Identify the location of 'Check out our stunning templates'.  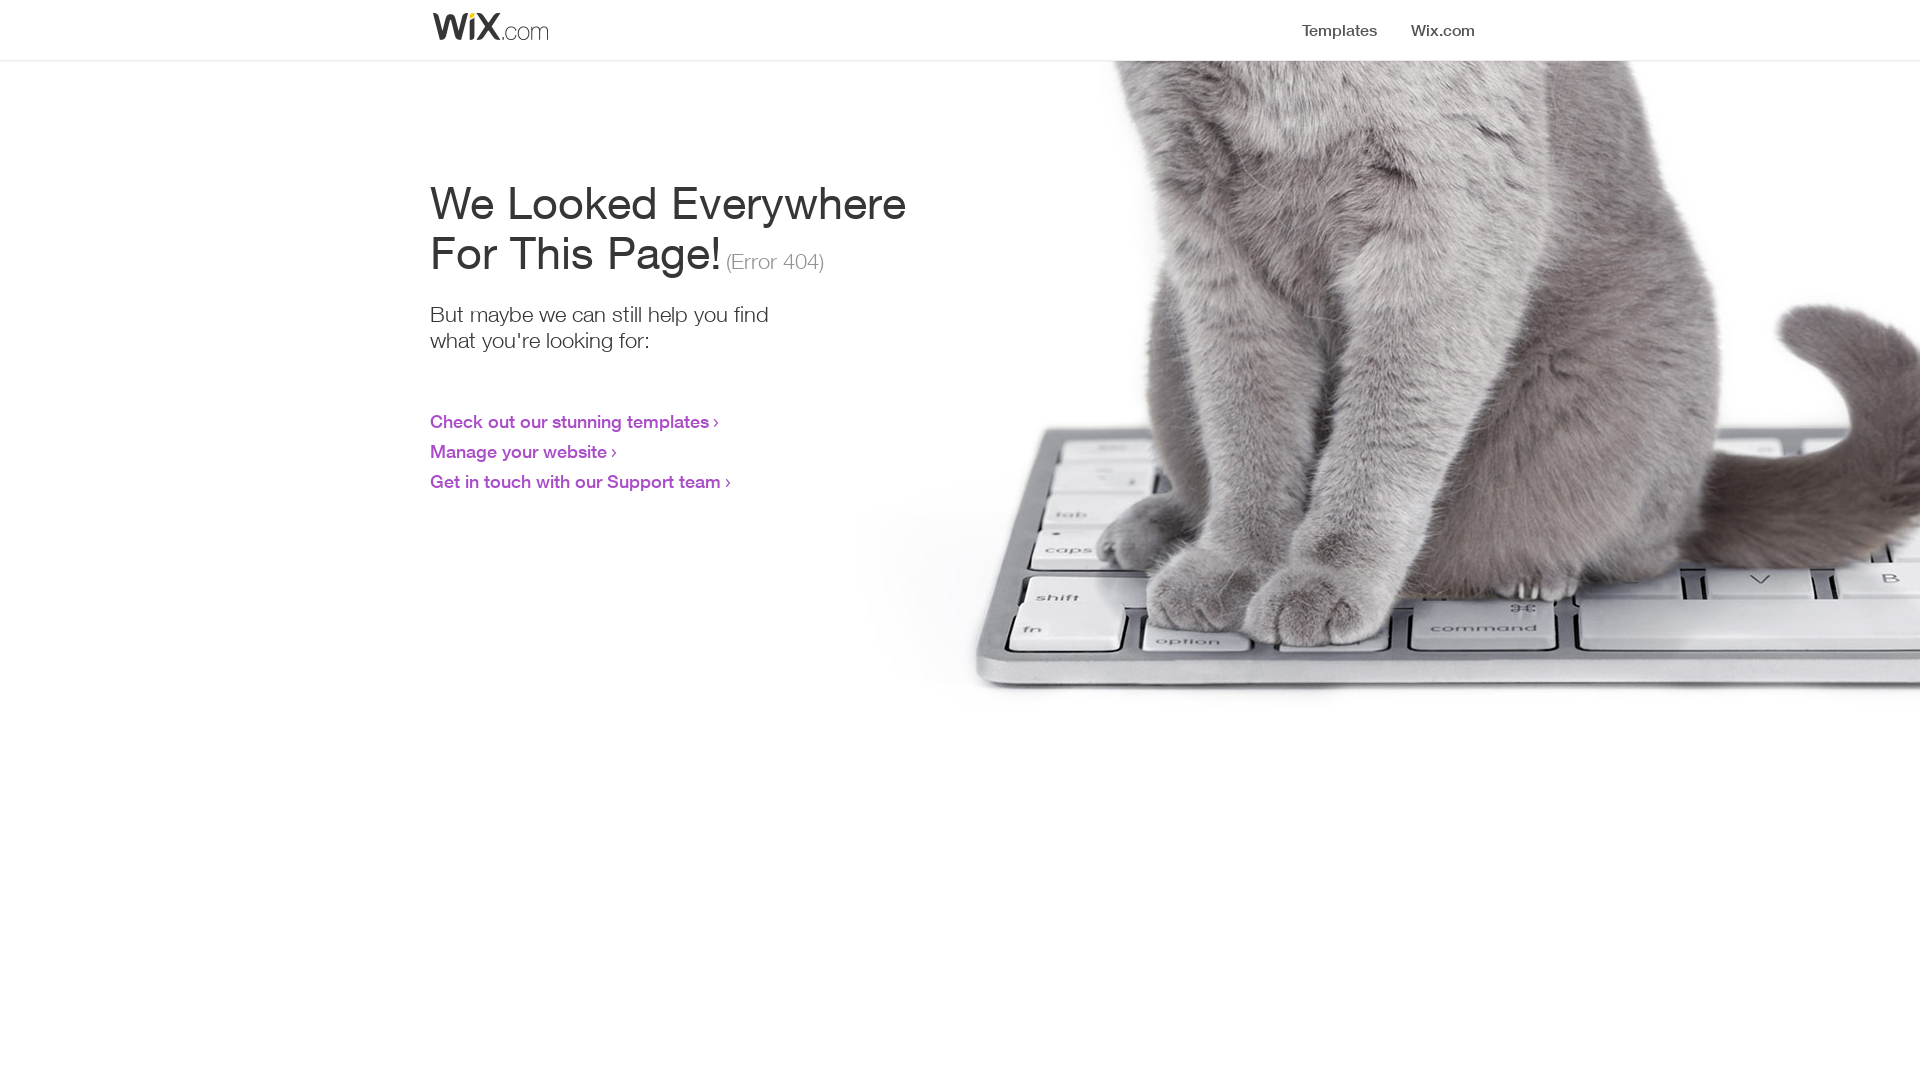
(568, 419).